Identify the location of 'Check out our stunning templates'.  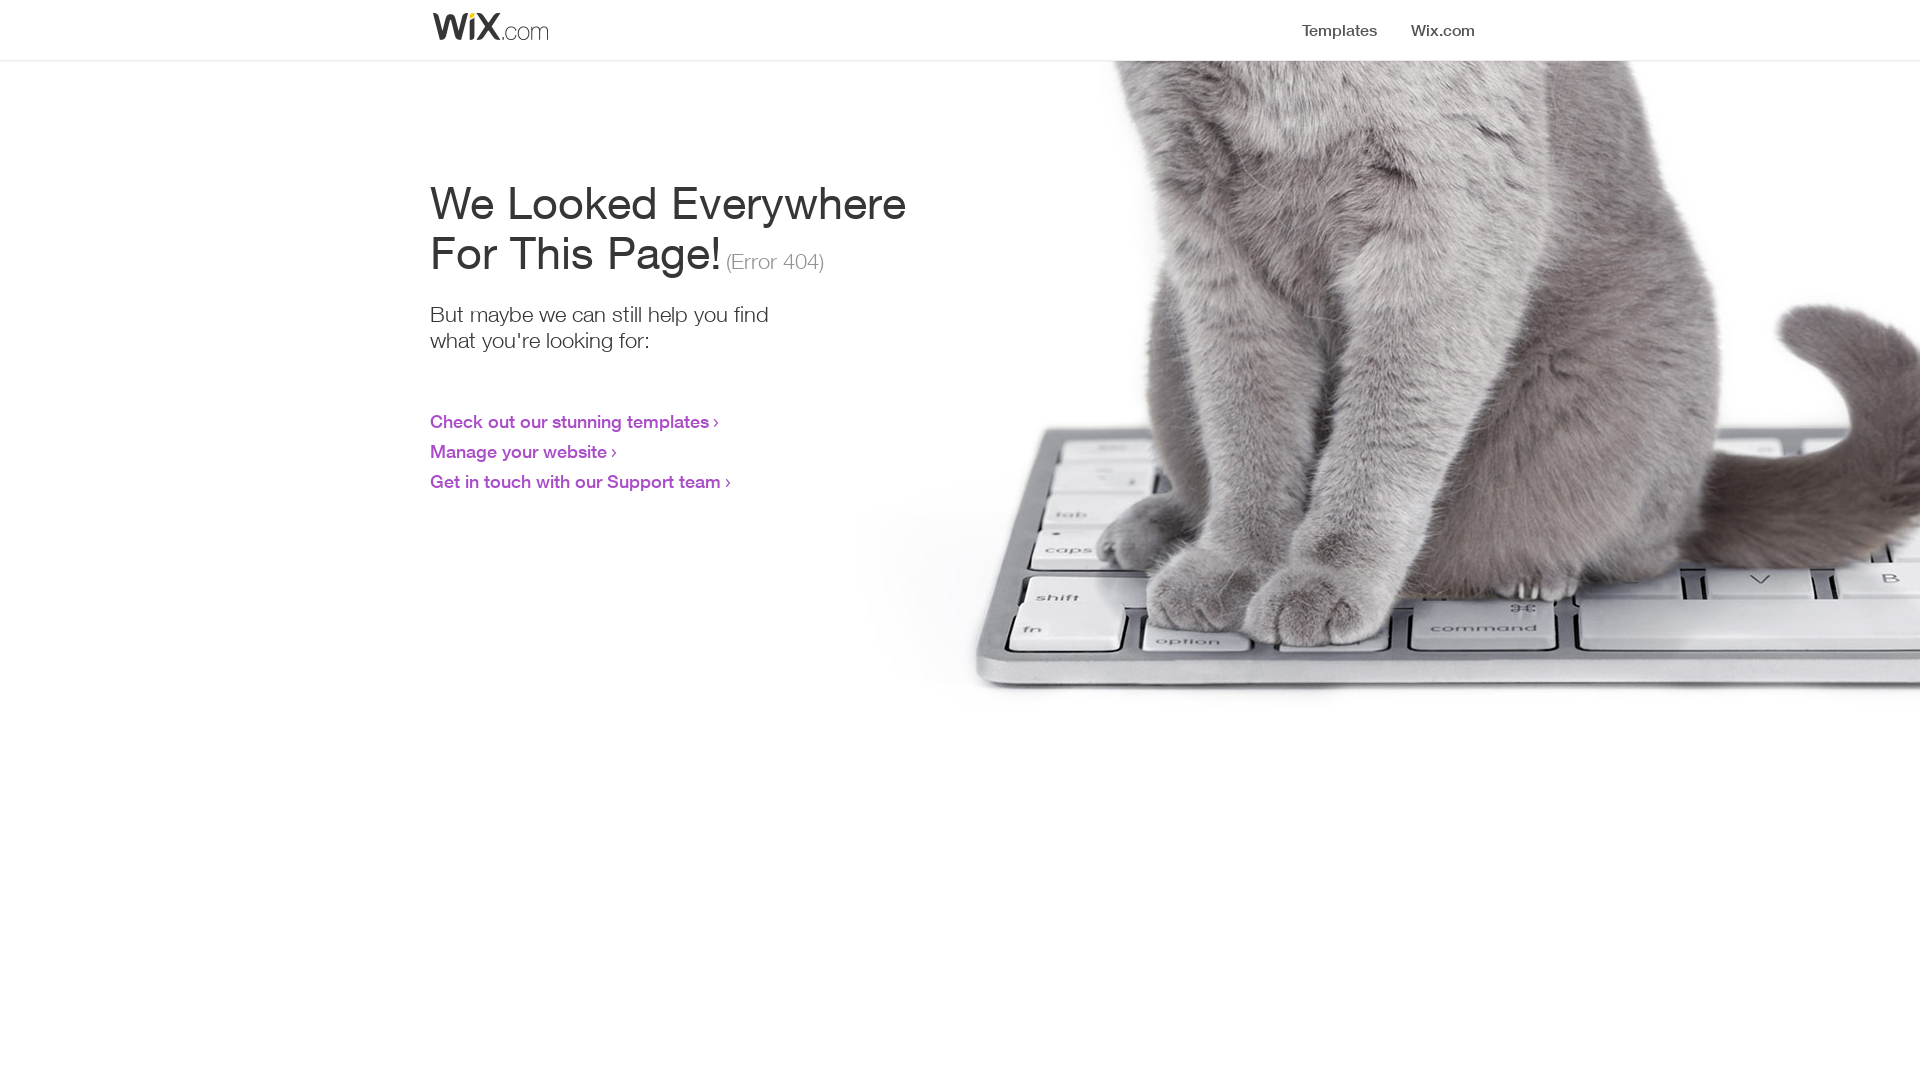
(568, 419).